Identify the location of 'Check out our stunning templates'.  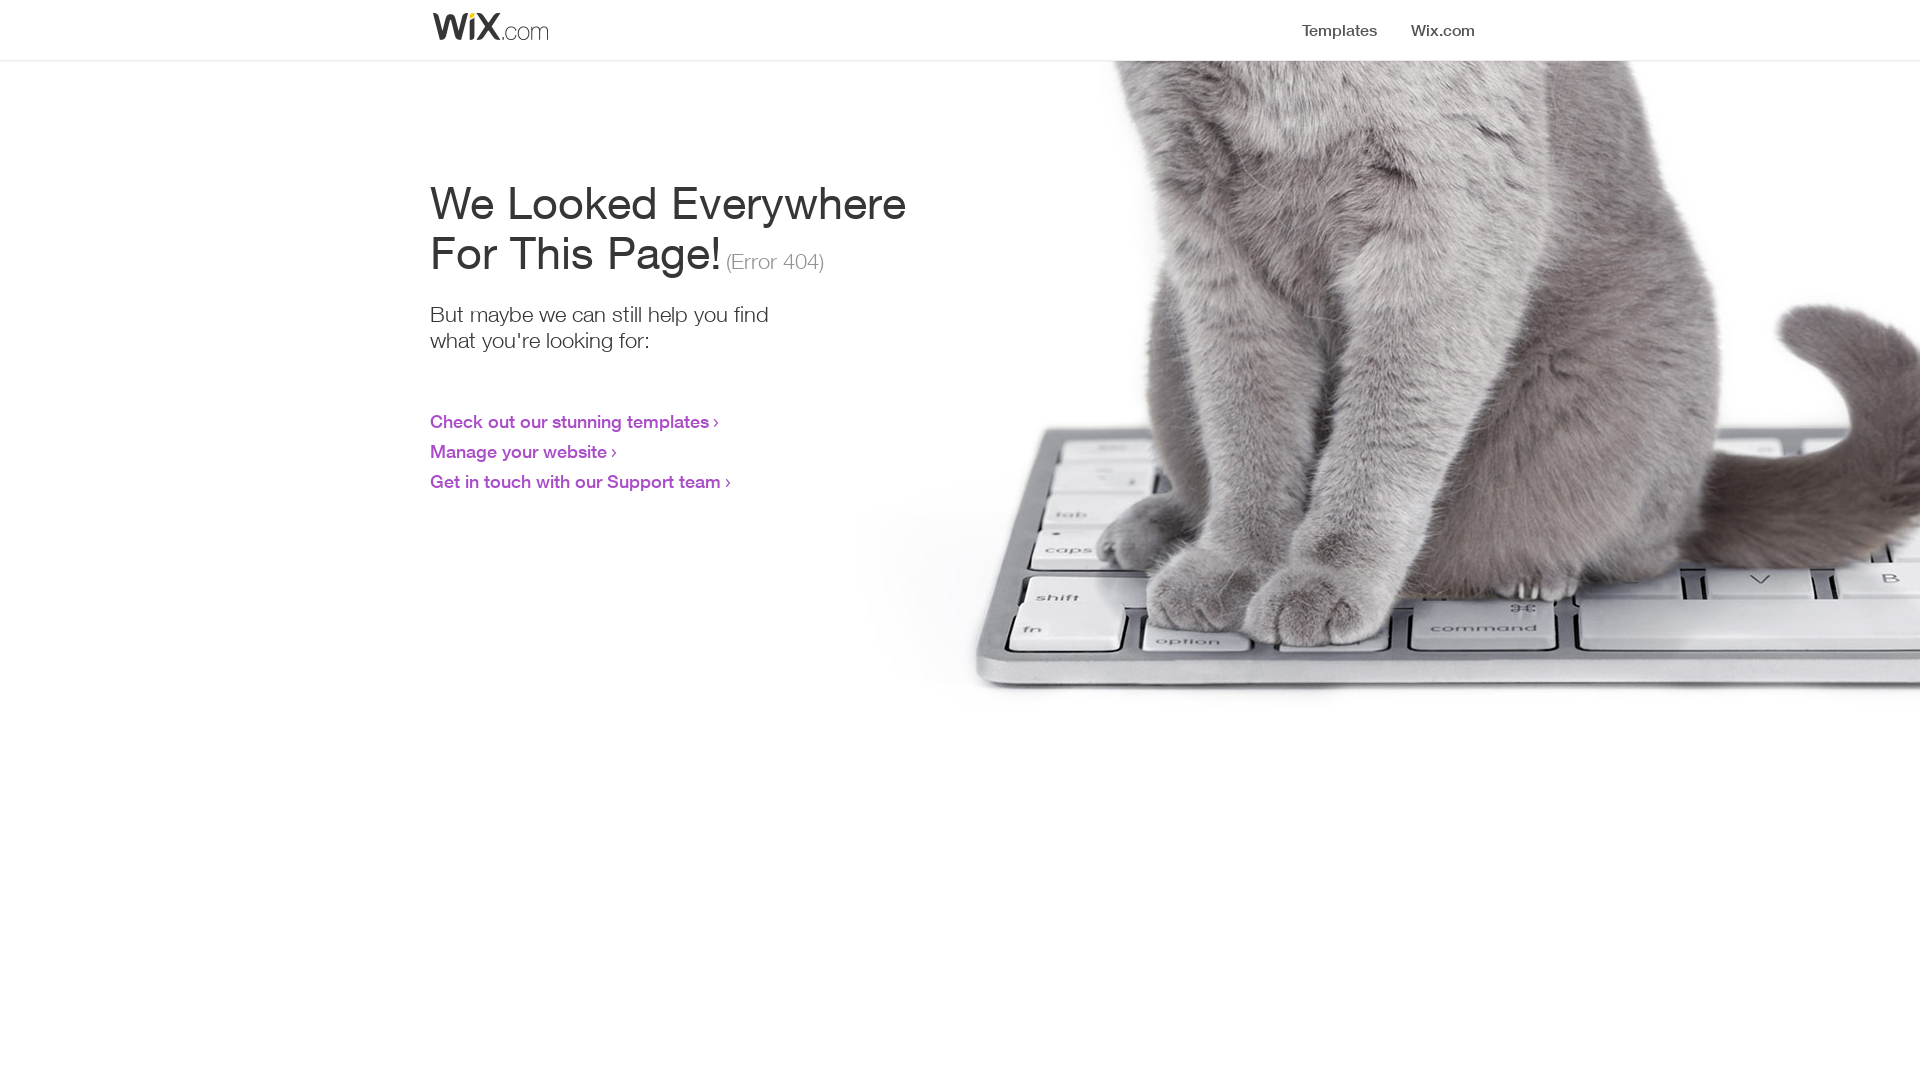
(568, 419).